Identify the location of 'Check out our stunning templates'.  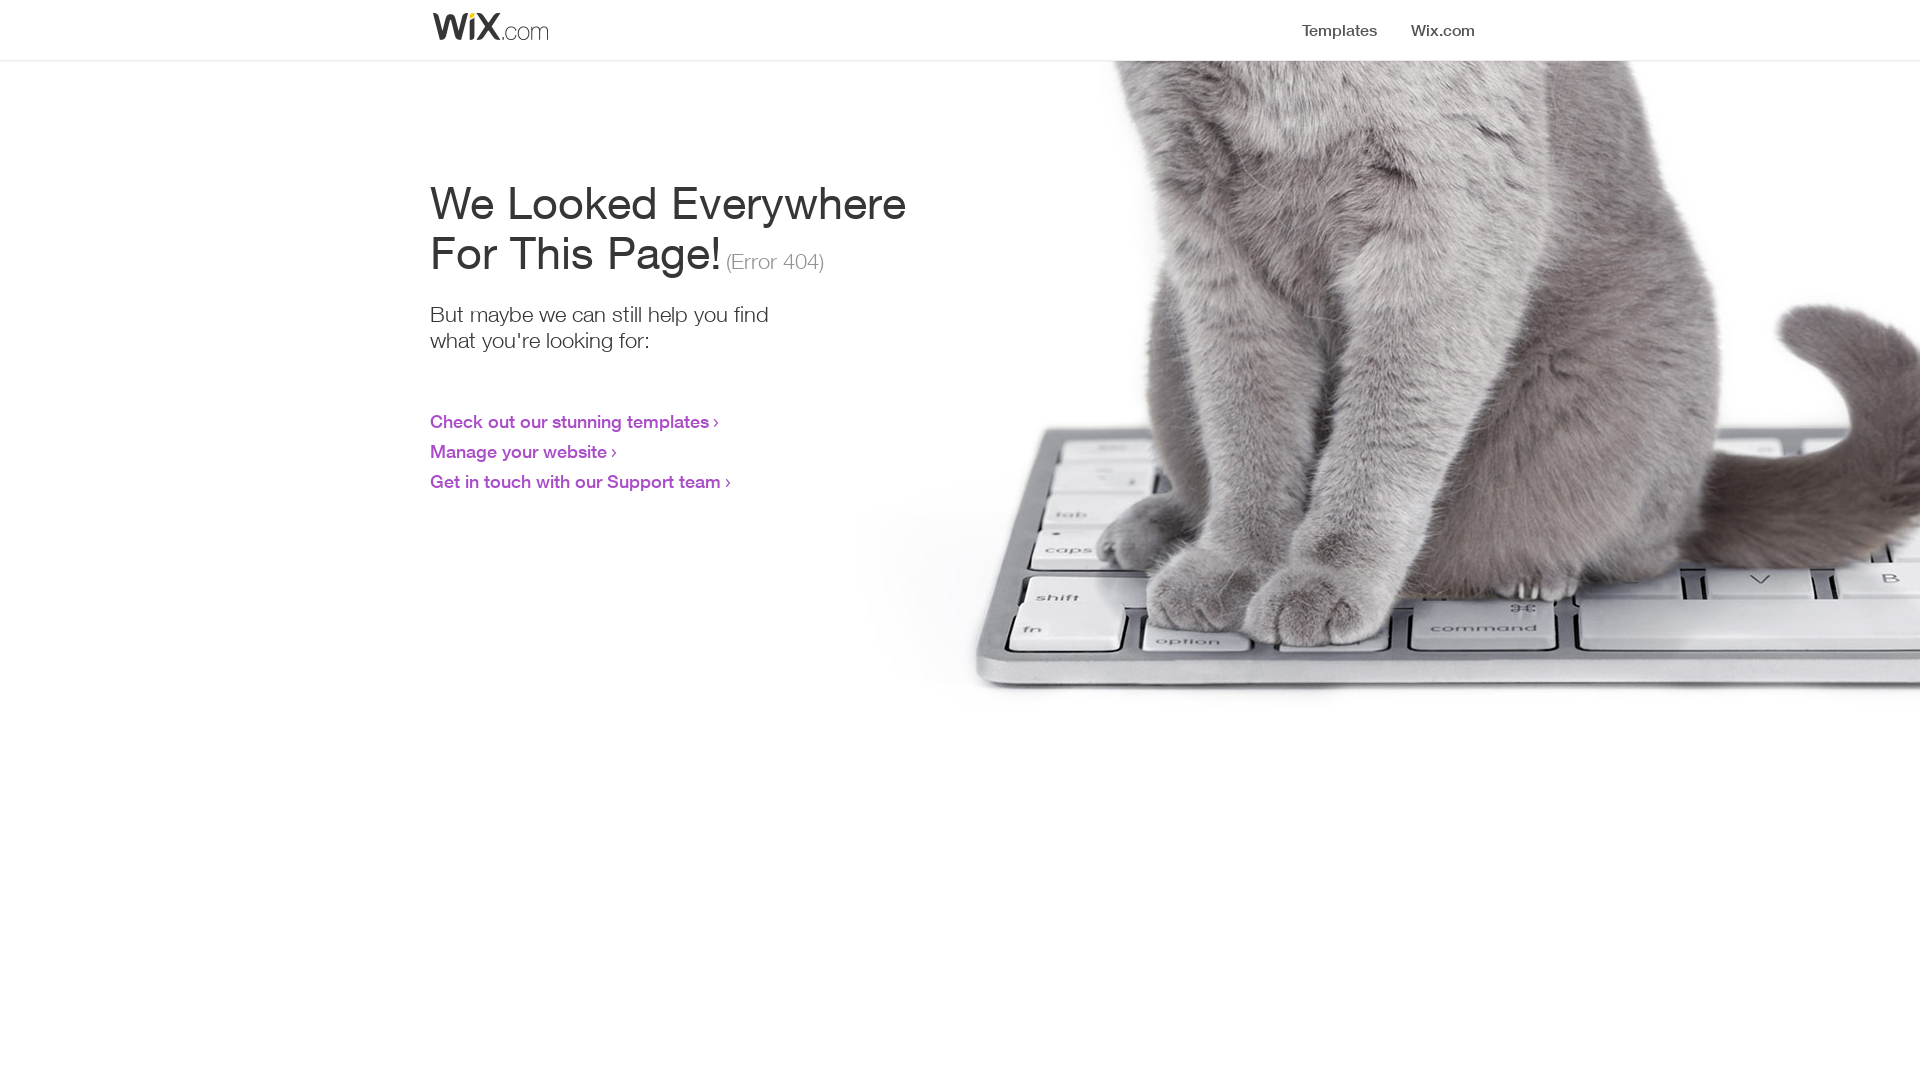
(568, 419).